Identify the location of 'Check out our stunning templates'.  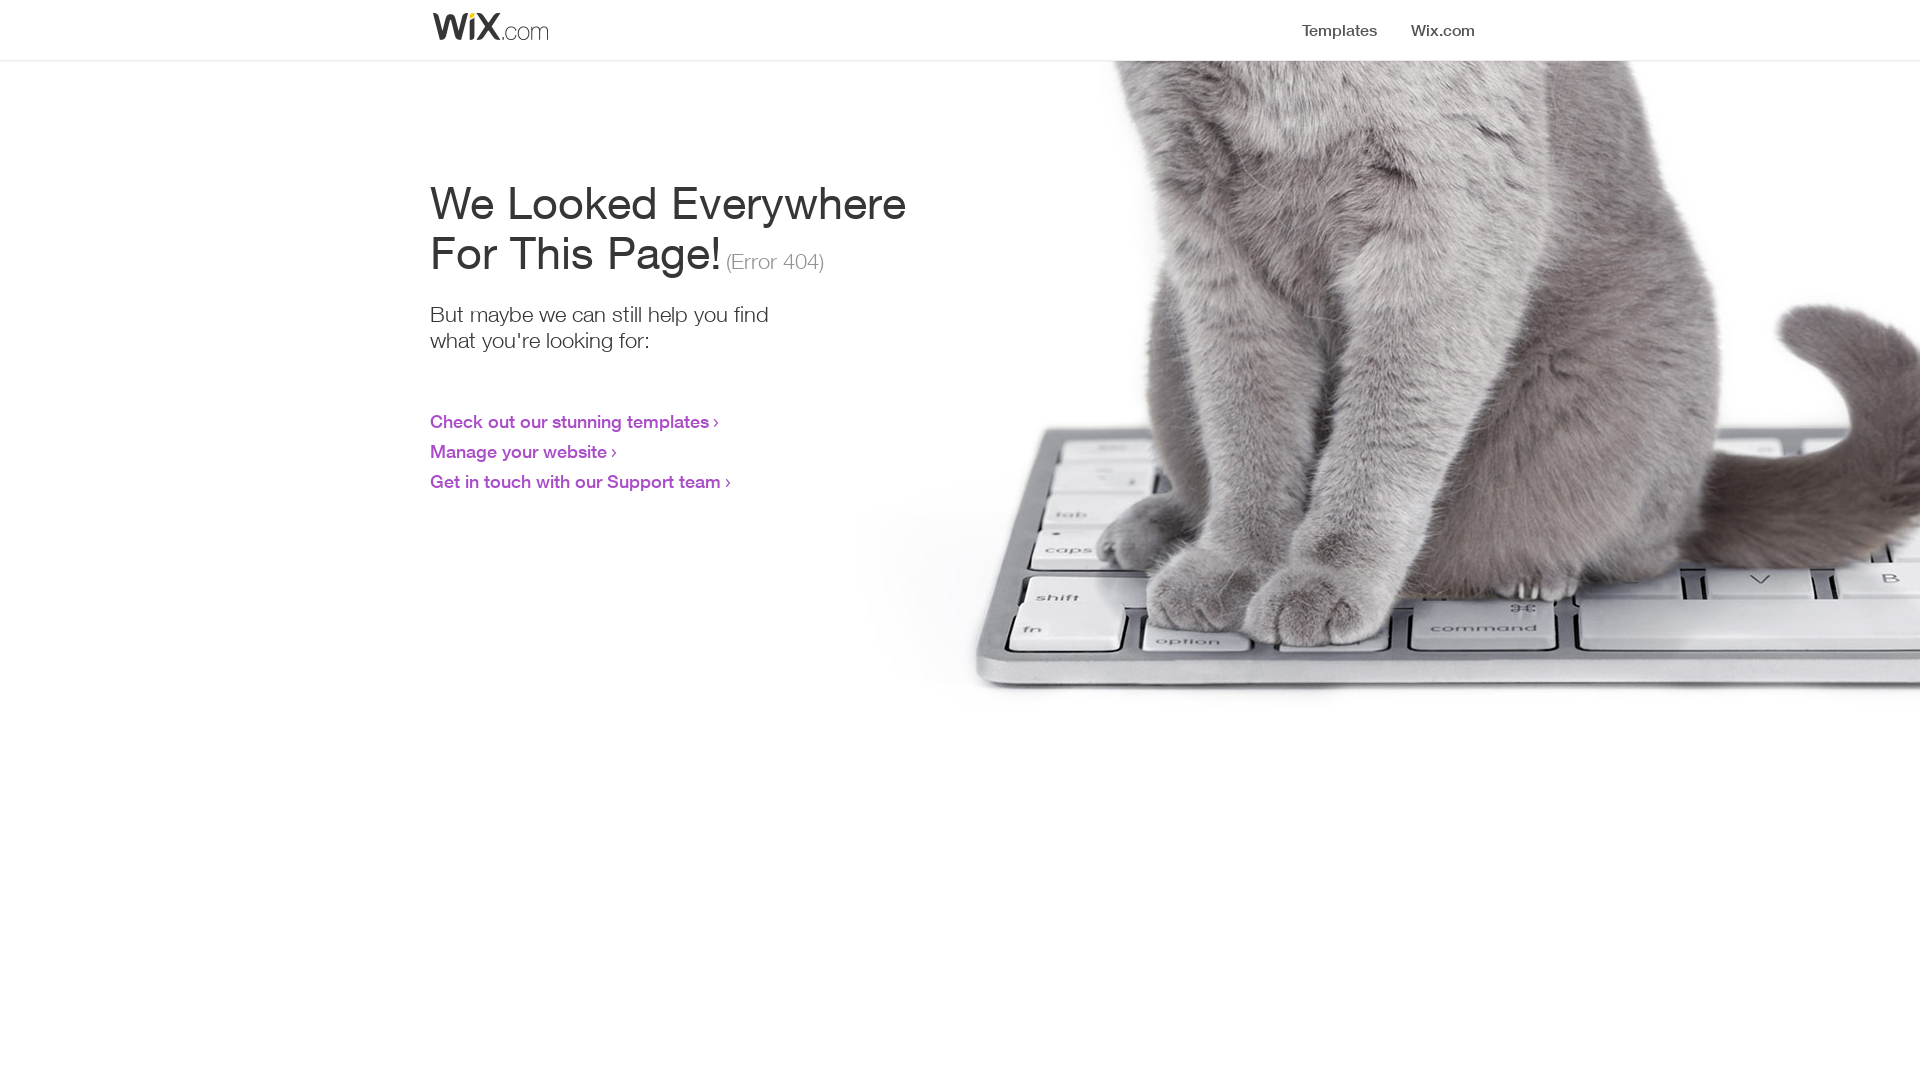
(568, 419).